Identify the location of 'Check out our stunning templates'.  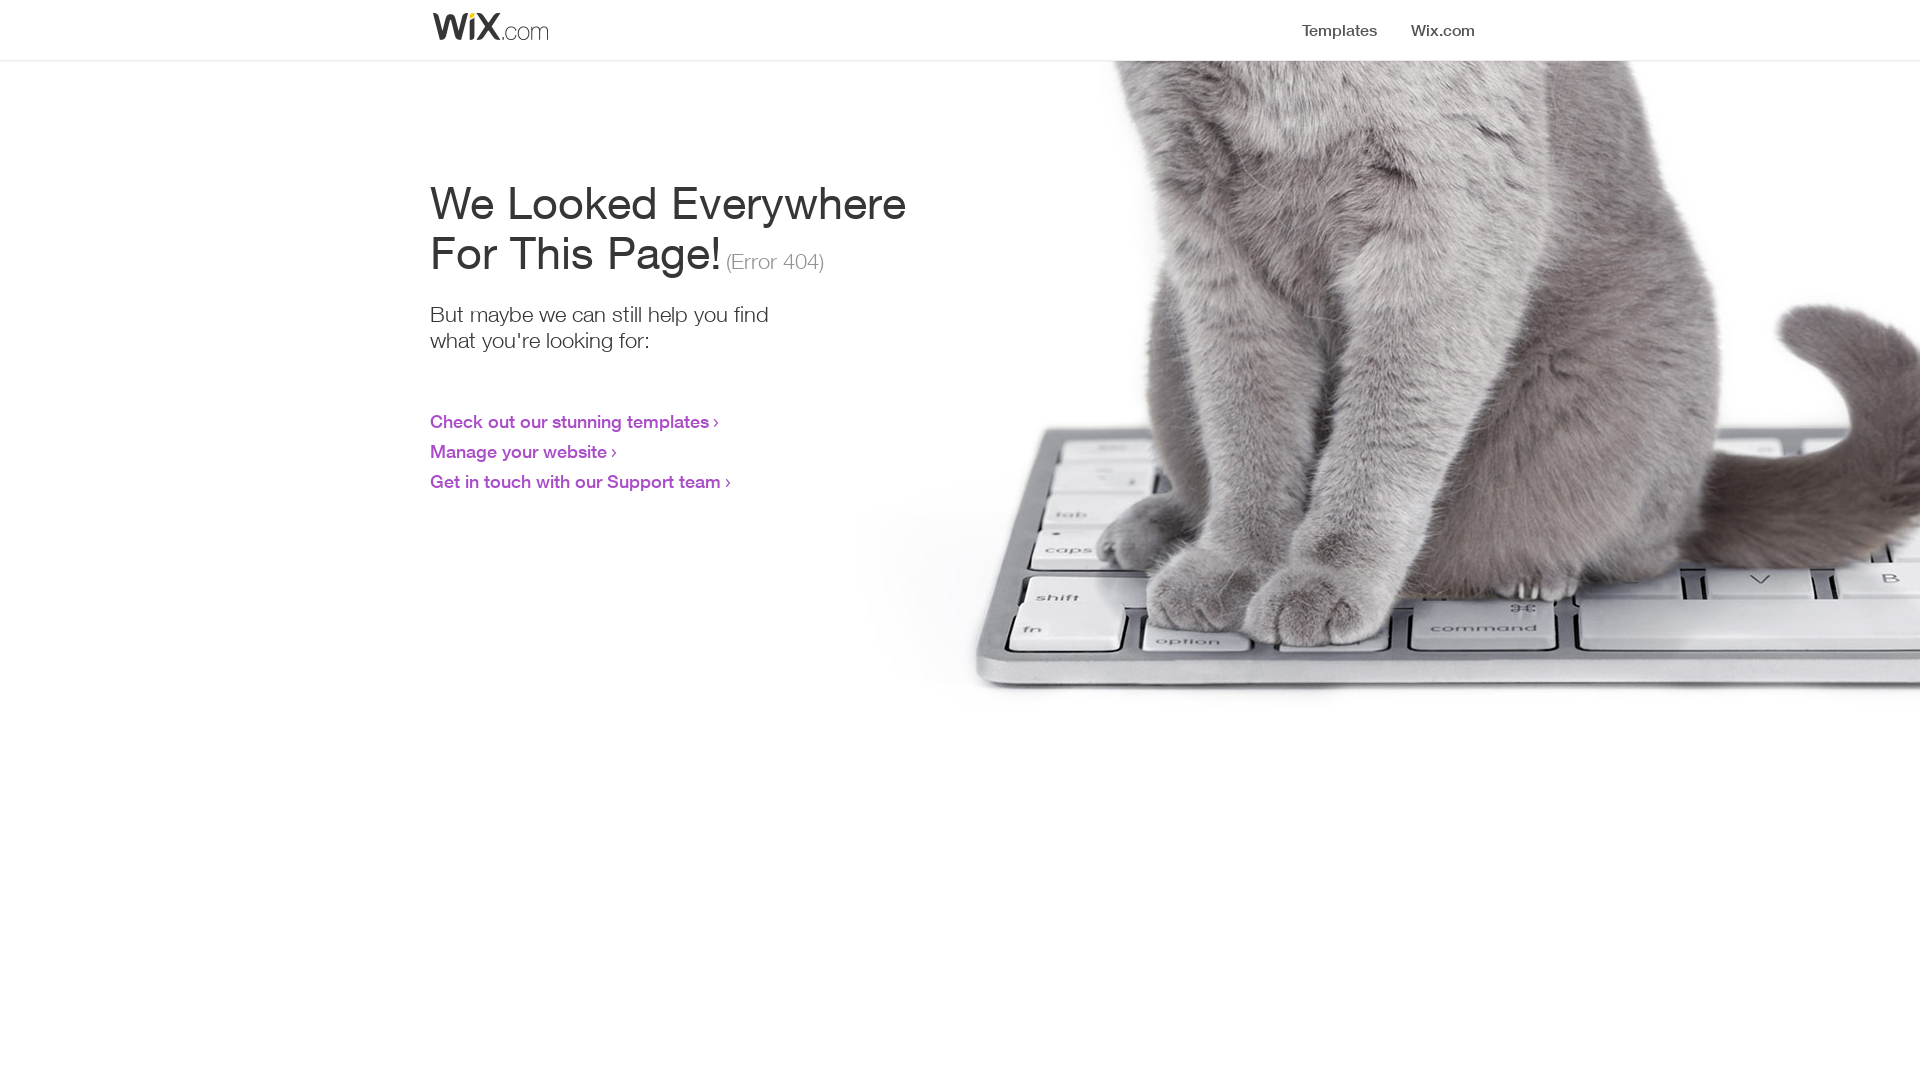
(568, 419).